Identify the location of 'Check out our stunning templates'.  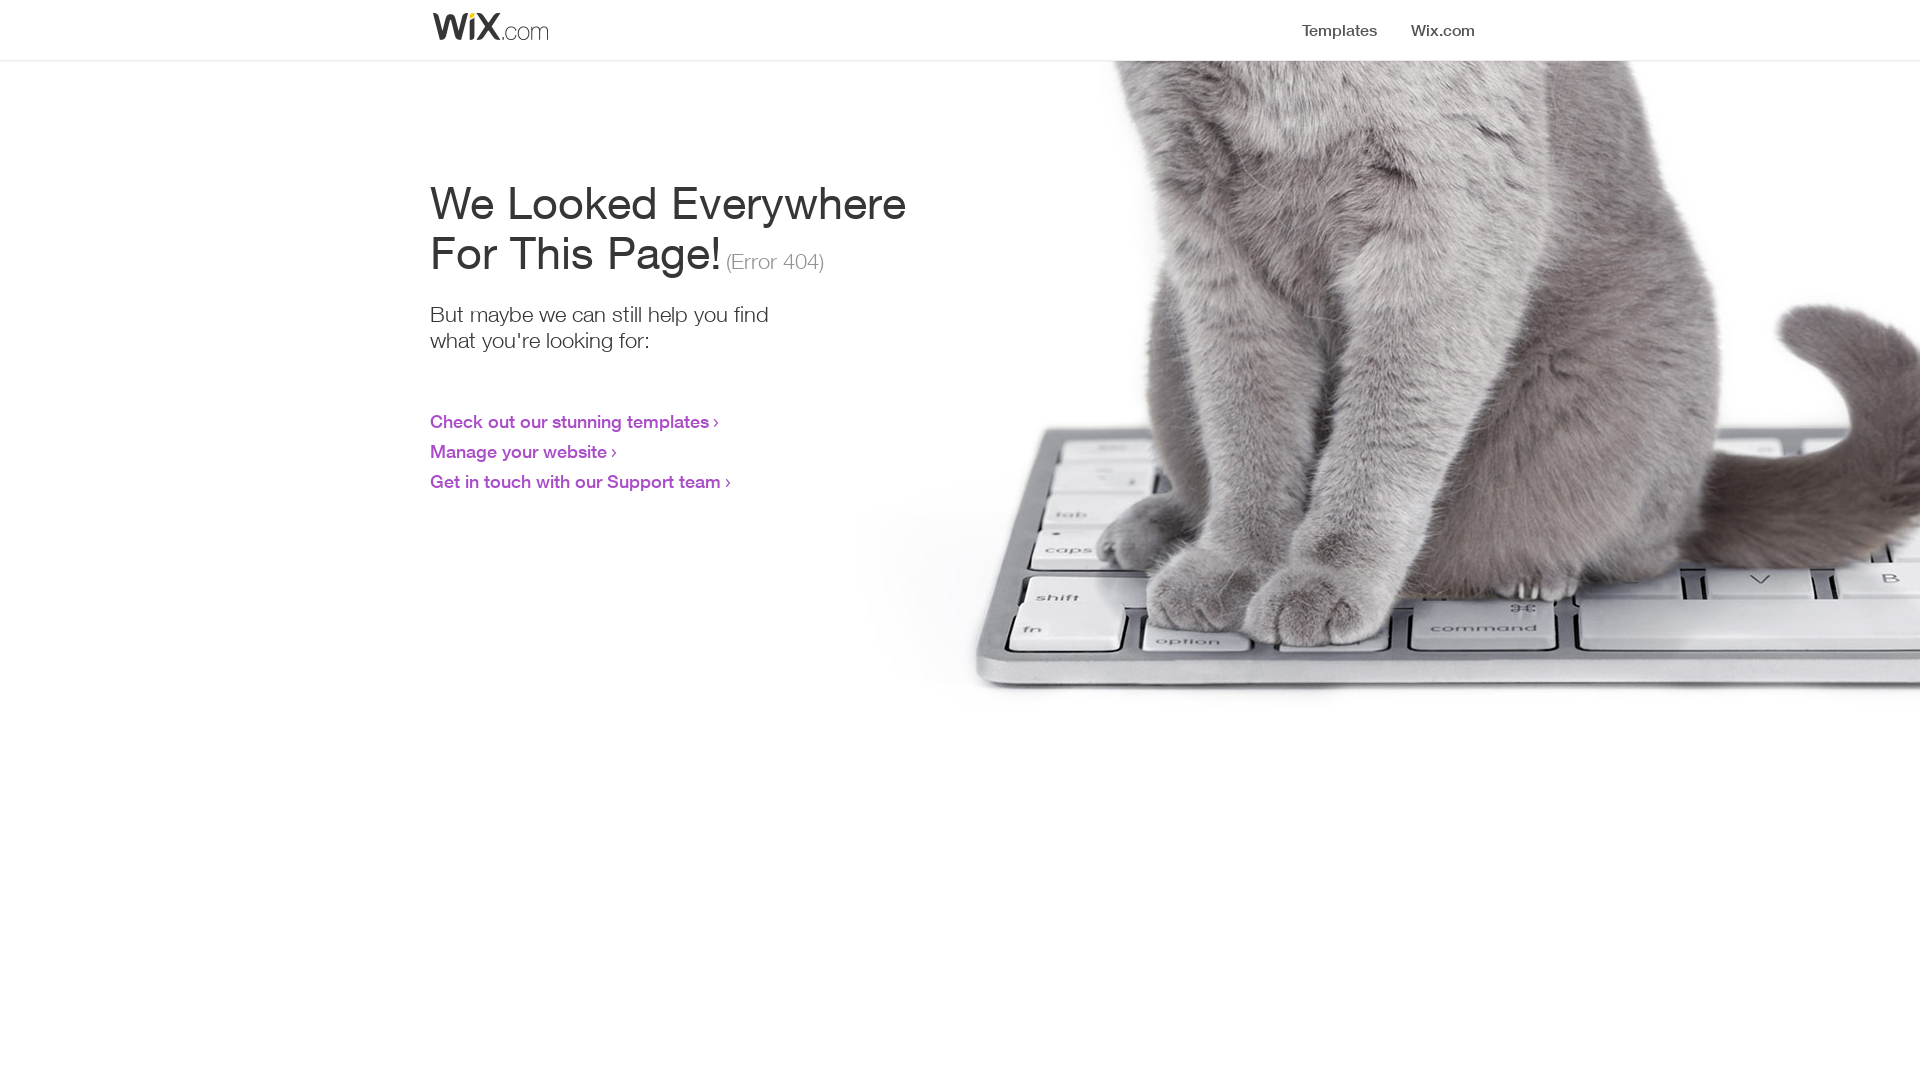
(568, 419).